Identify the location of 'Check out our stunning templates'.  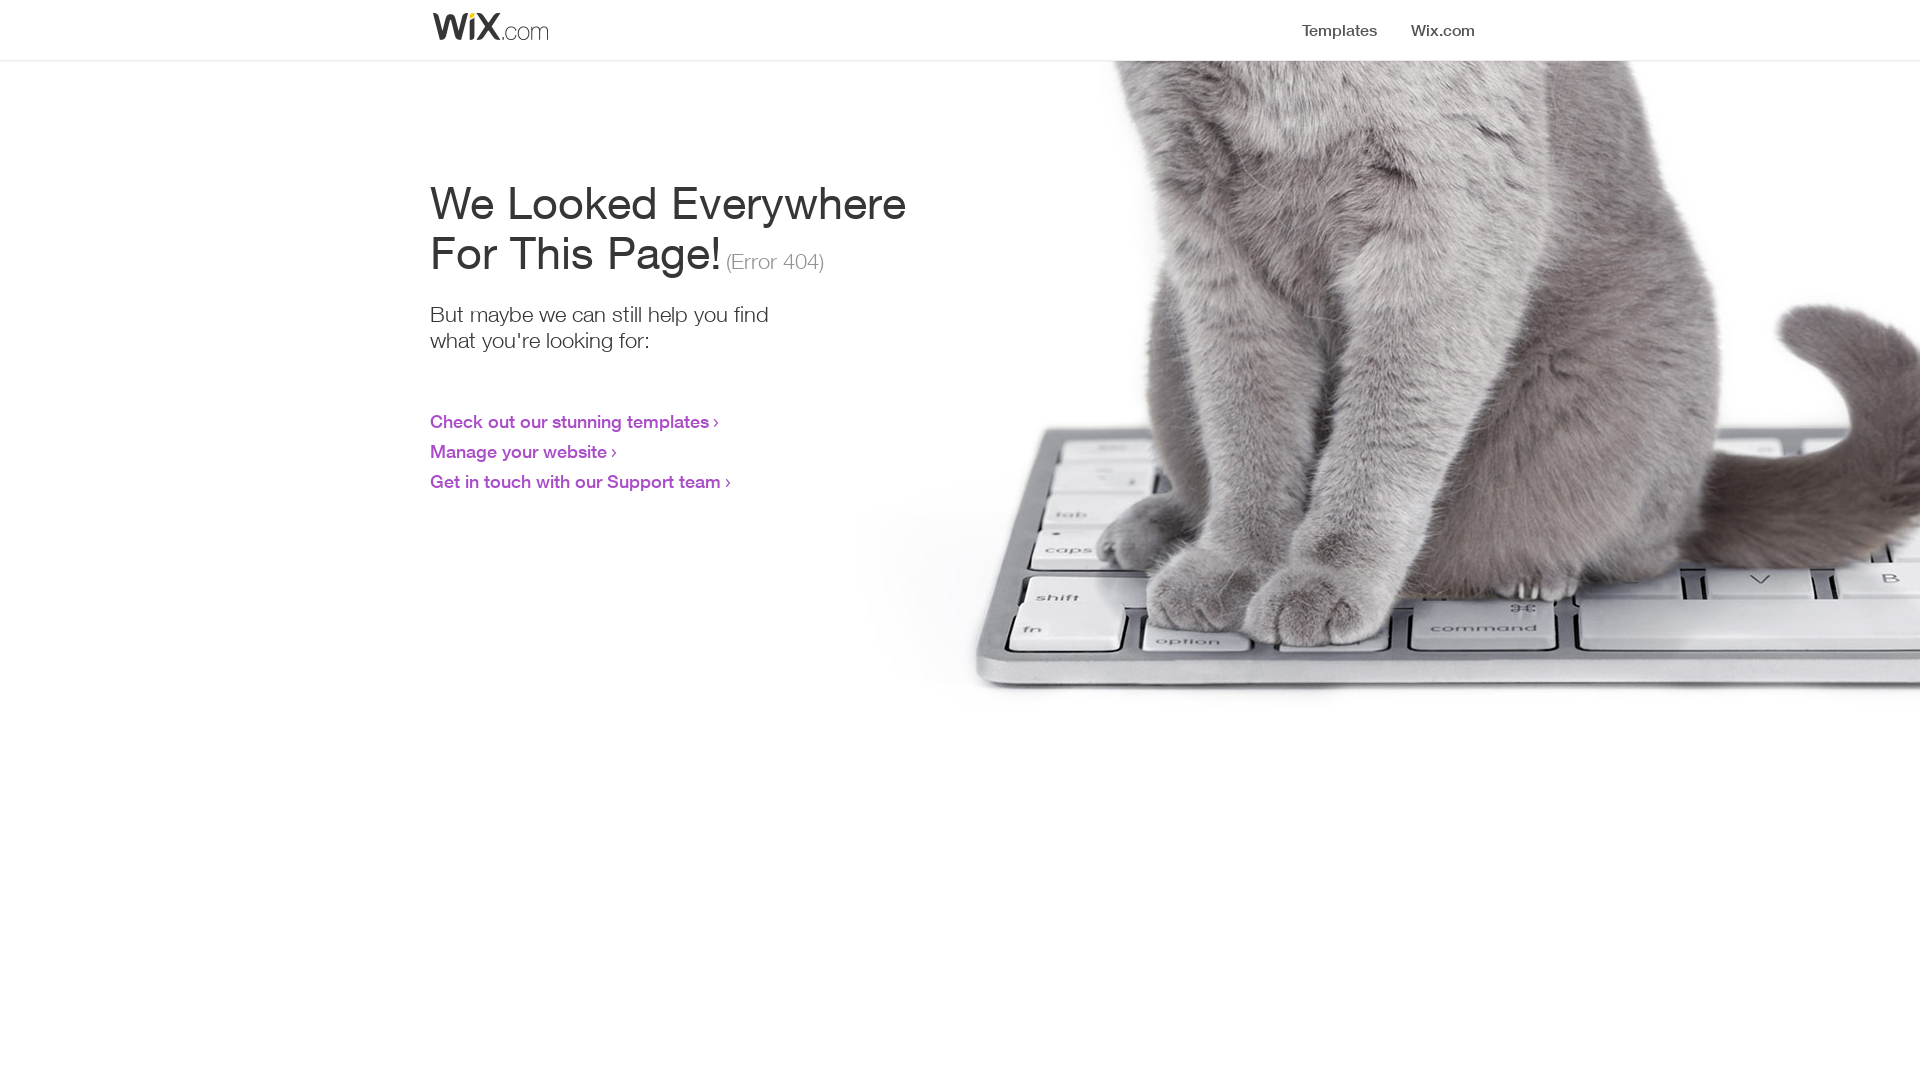
(568, 419).